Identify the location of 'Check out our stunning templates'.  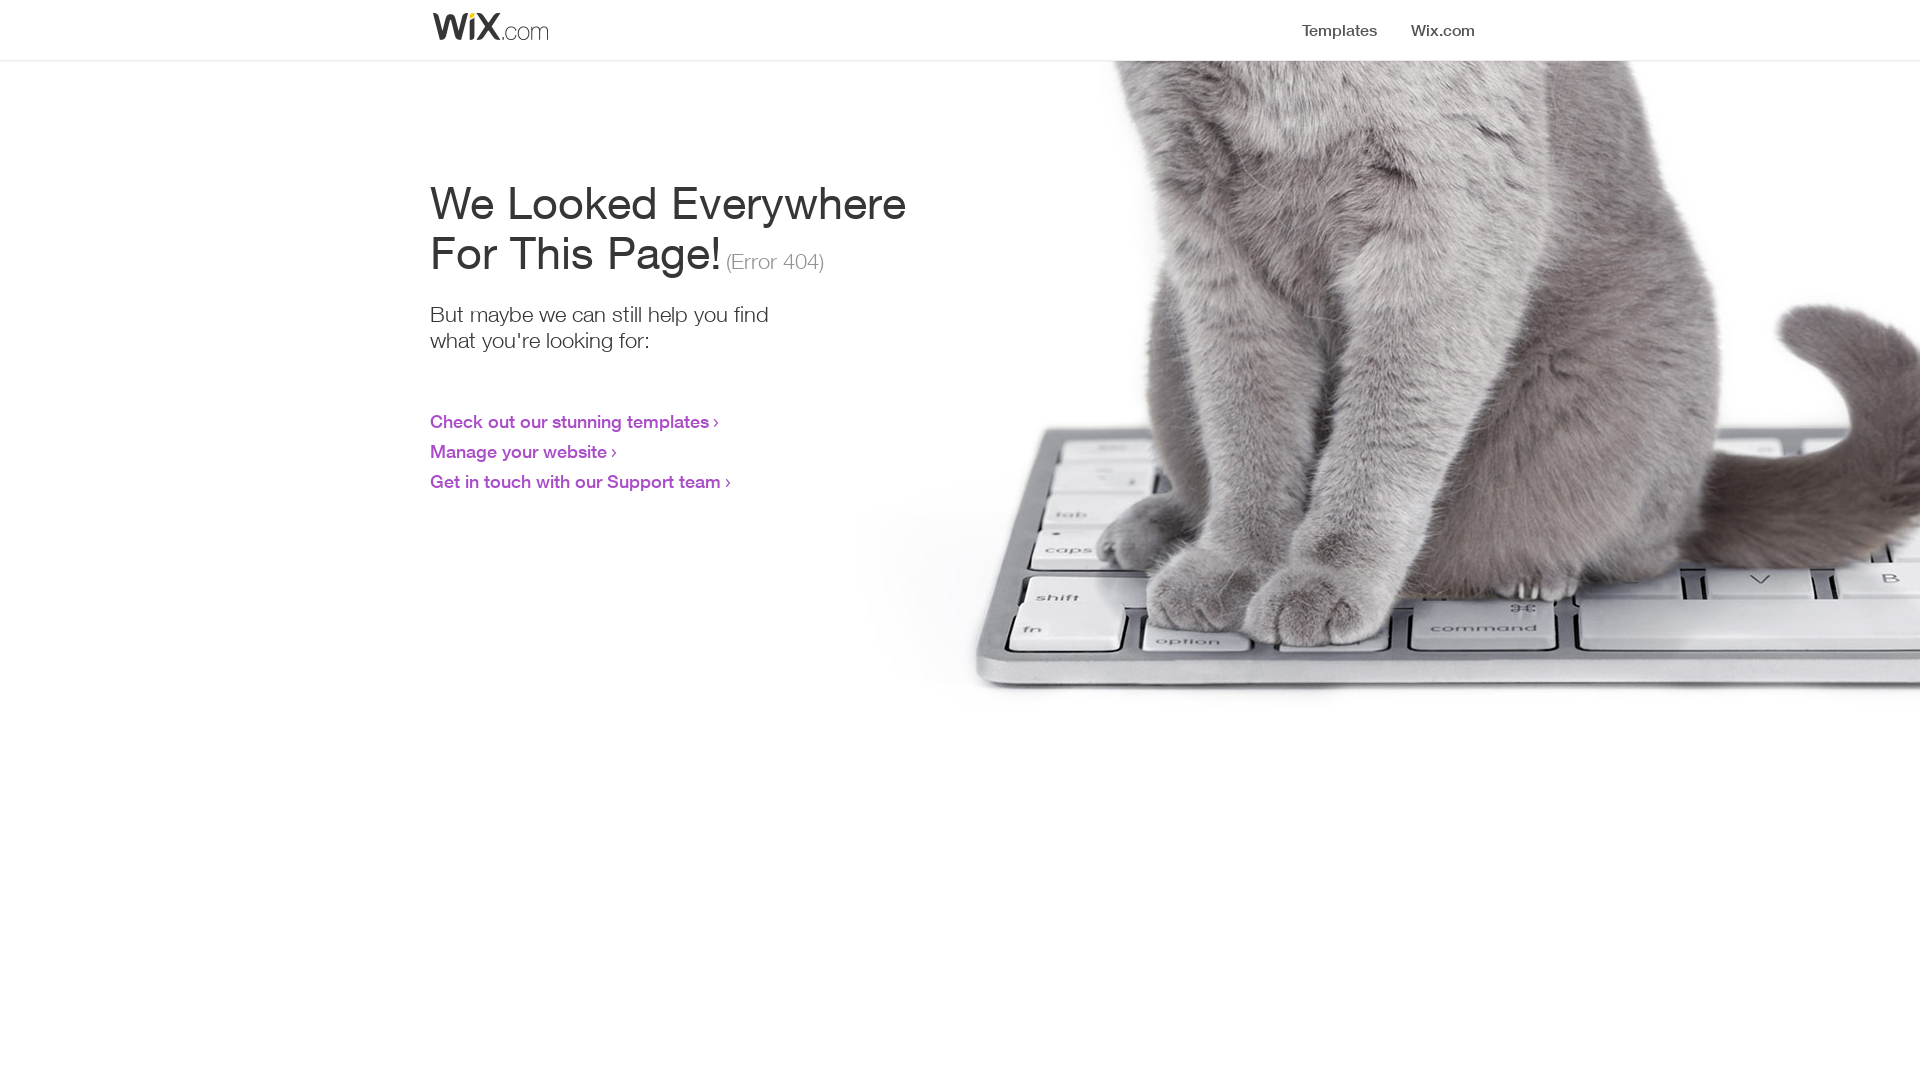
(568, 419).